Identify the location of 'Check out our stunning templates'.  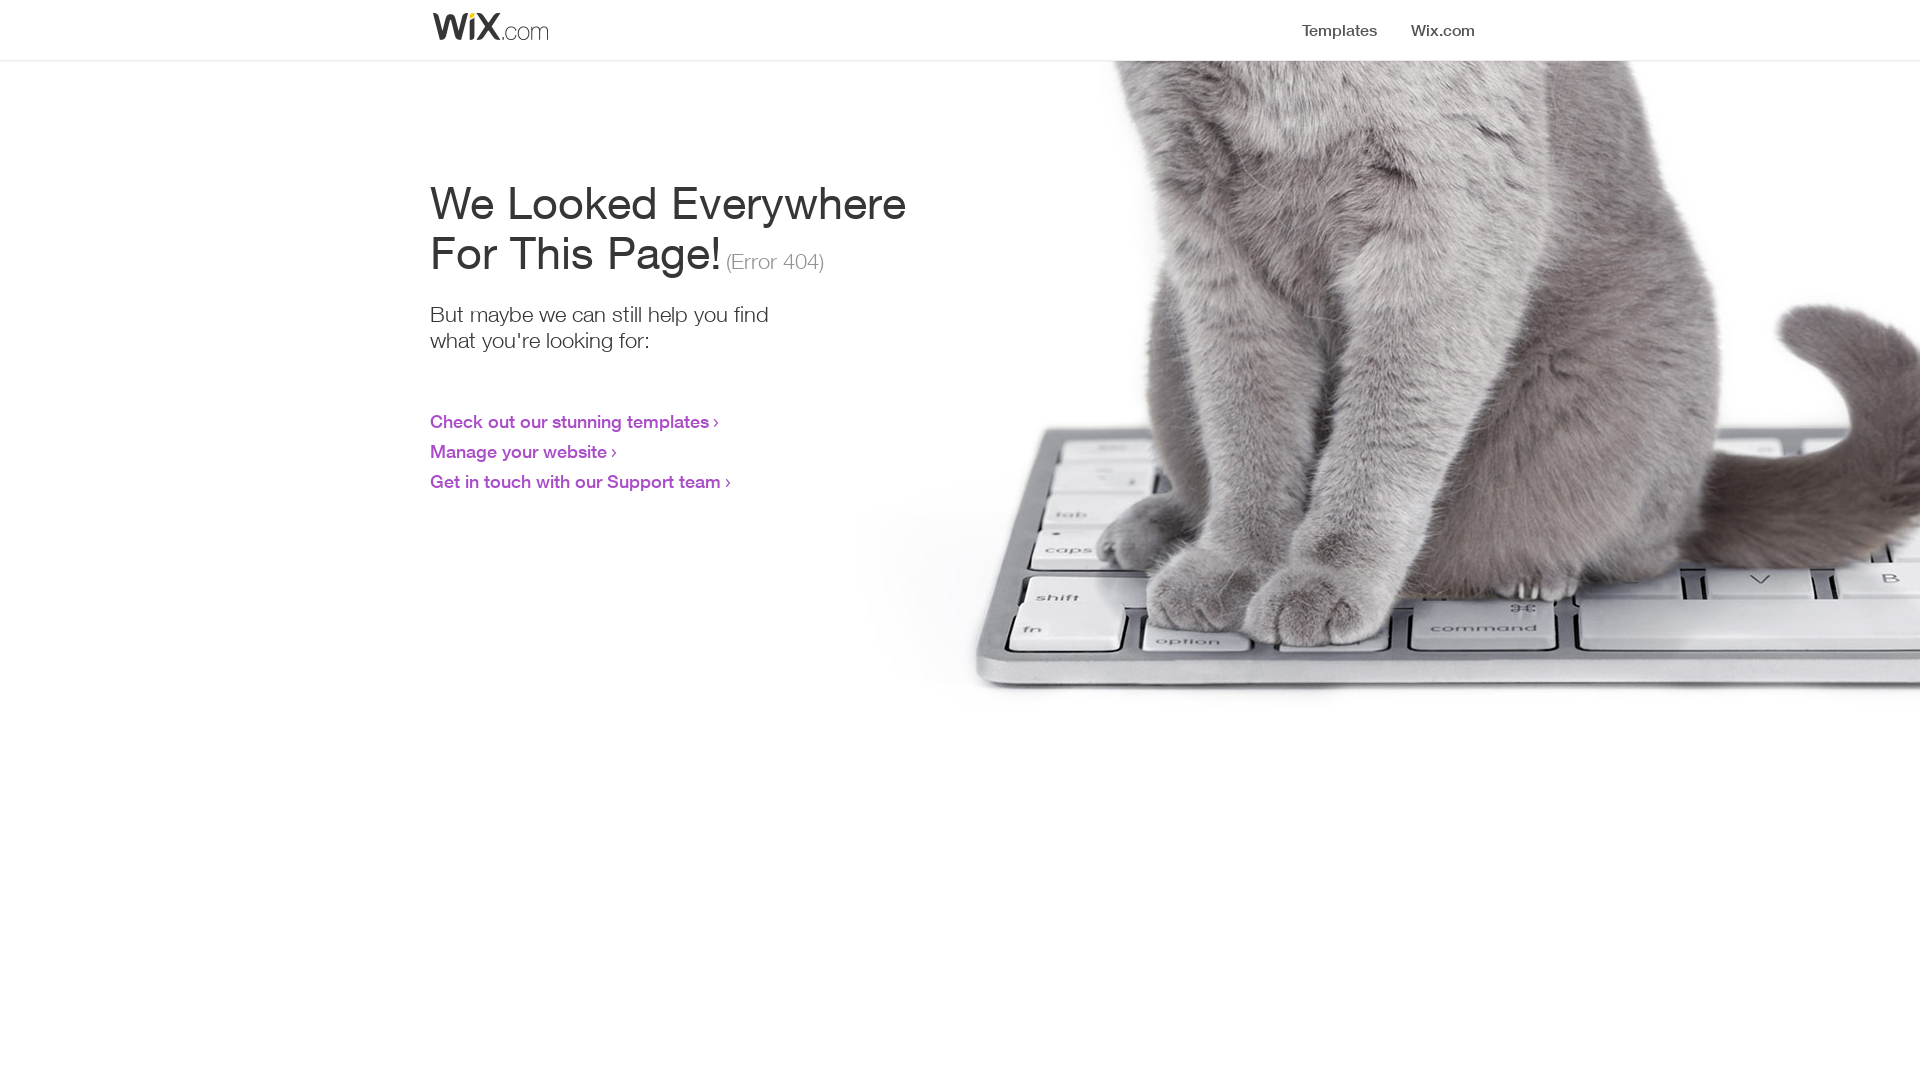
(568, 419).